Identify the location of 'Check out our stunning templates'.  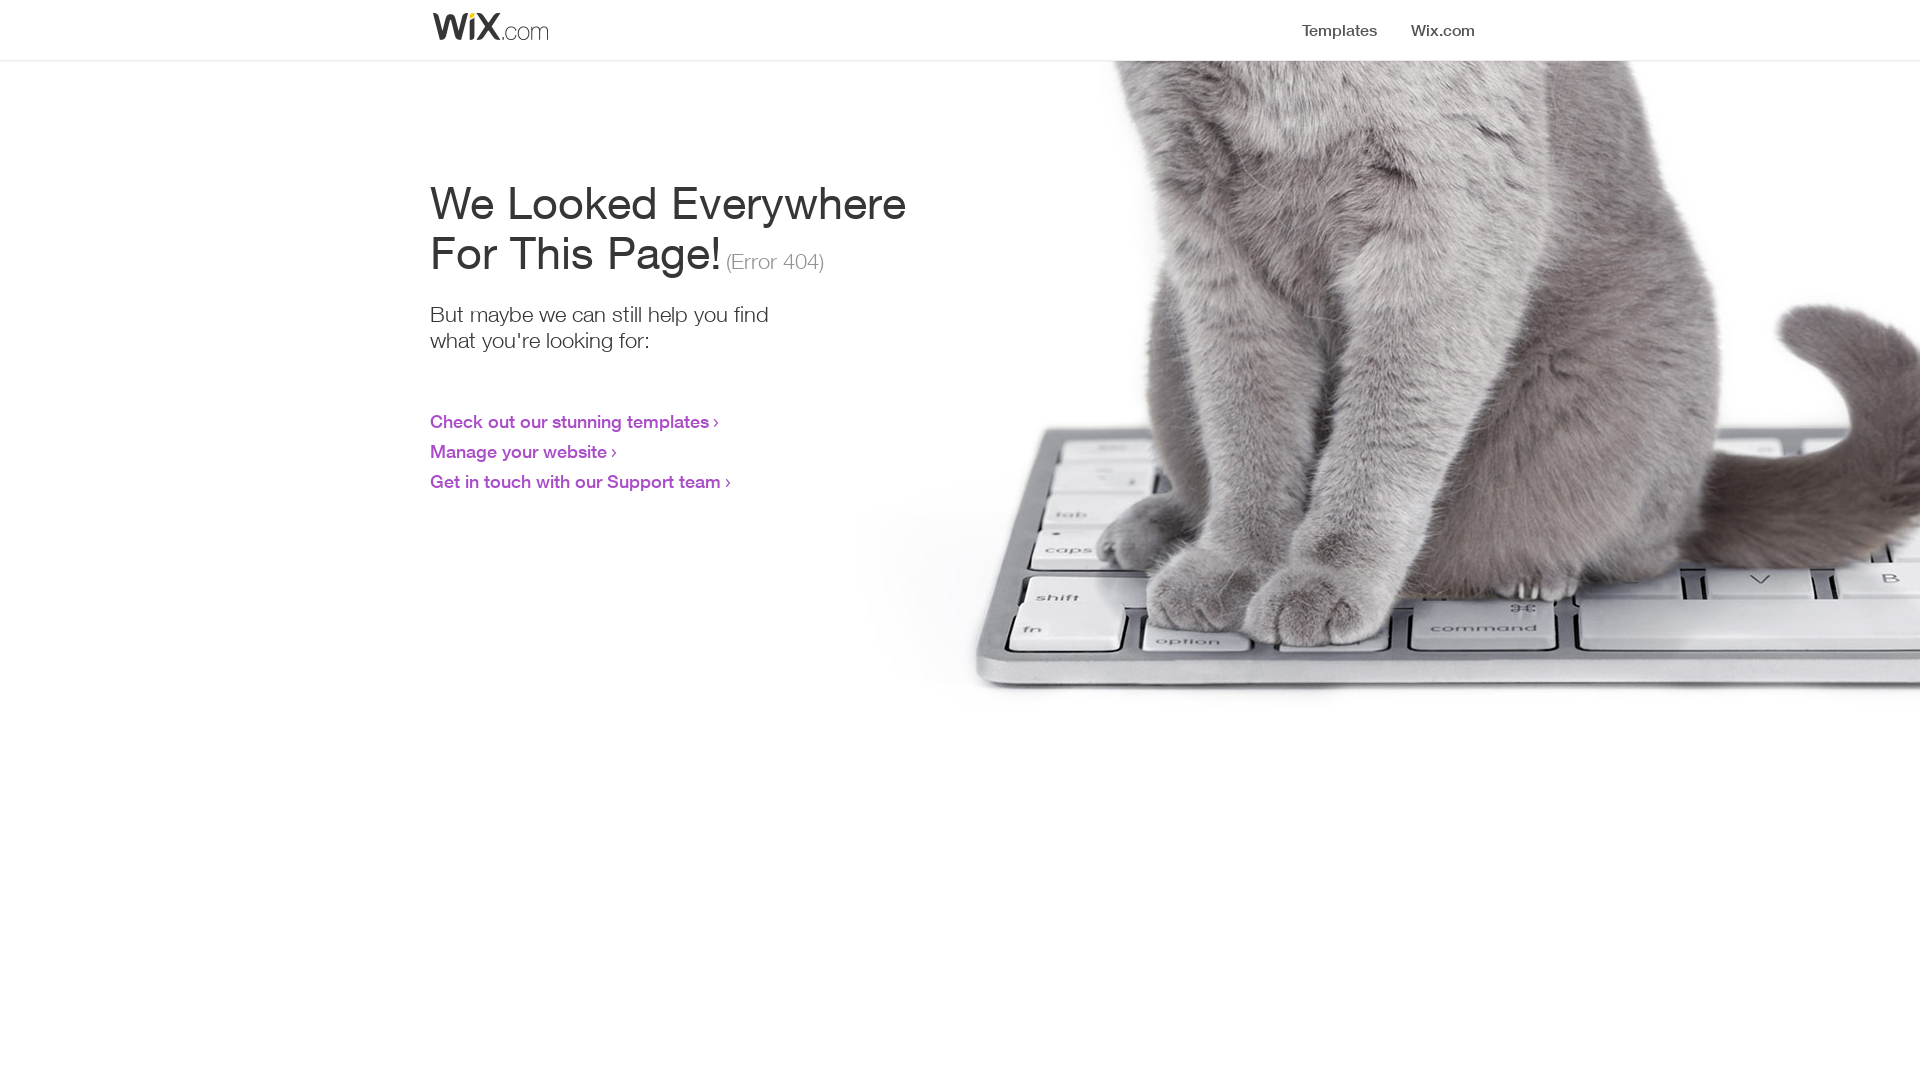
(568, 419).